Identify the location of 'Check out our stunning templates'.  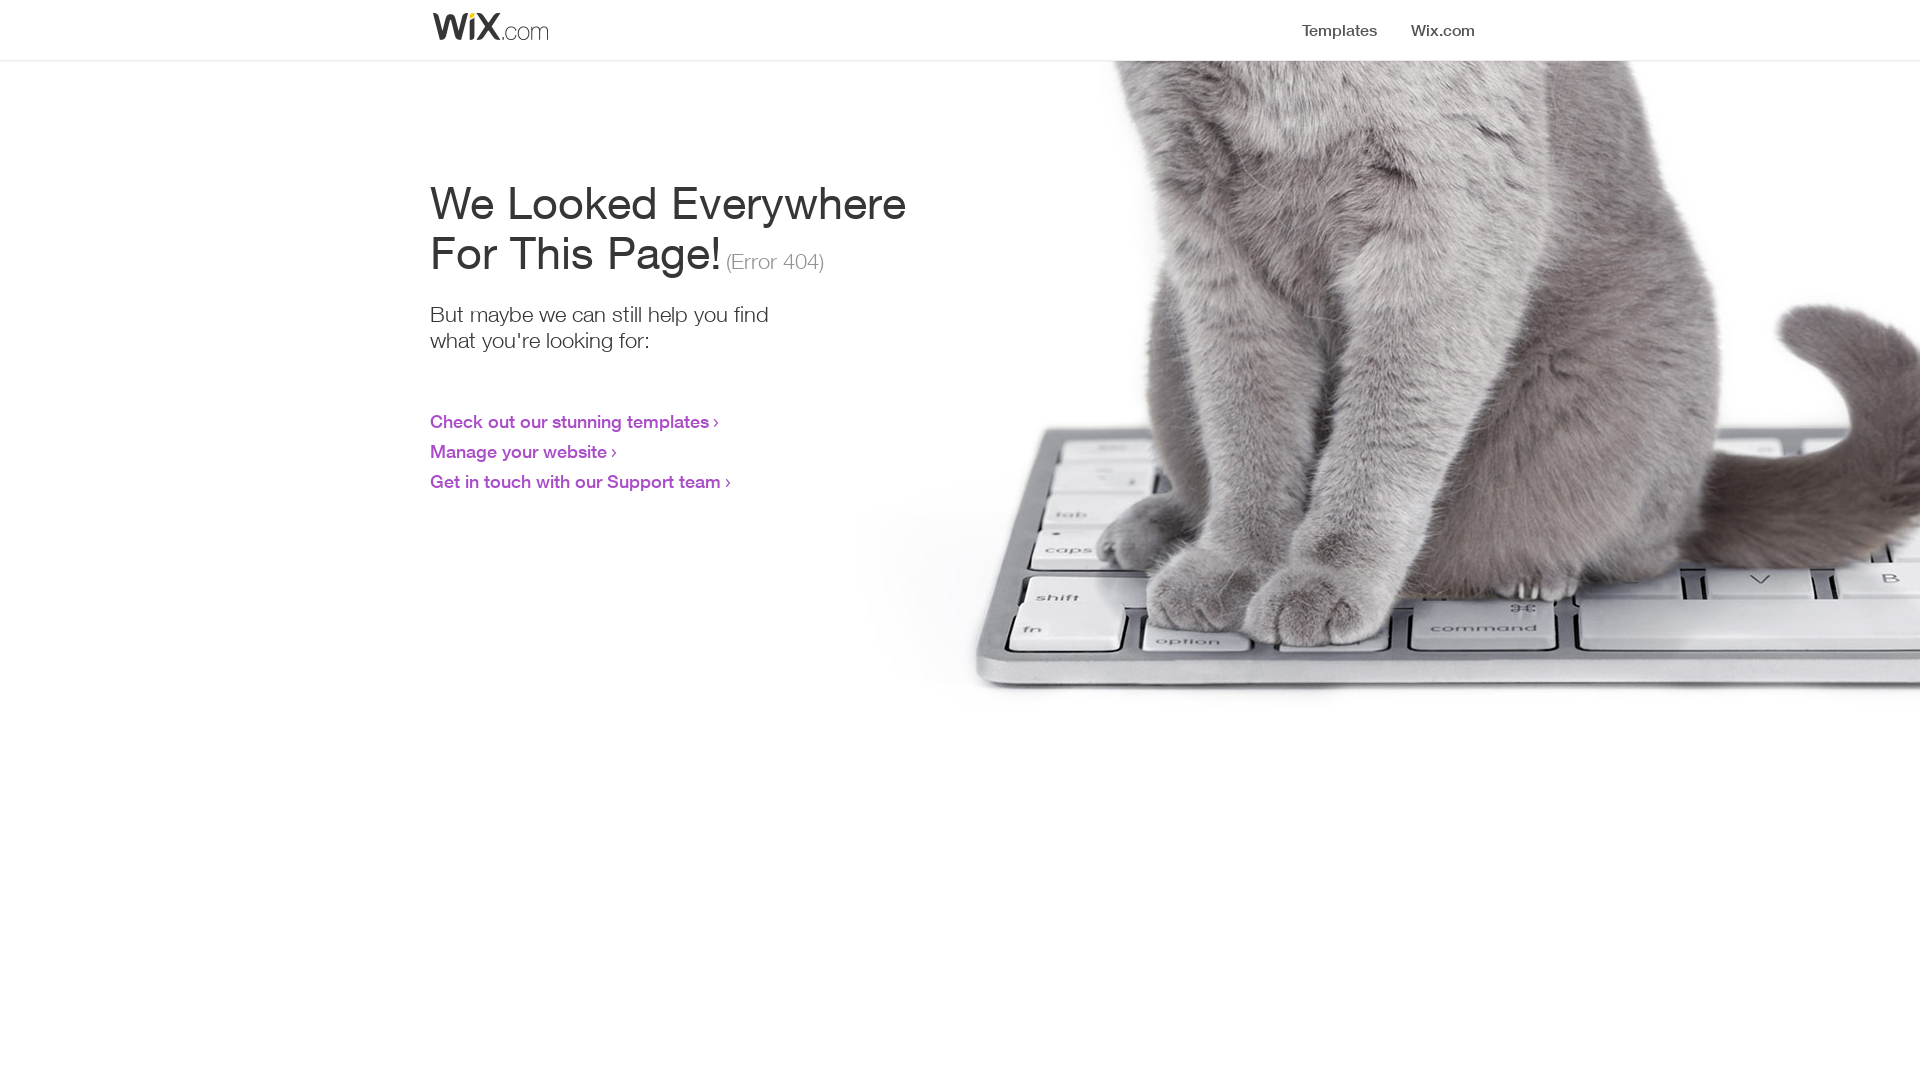
(568, 419).